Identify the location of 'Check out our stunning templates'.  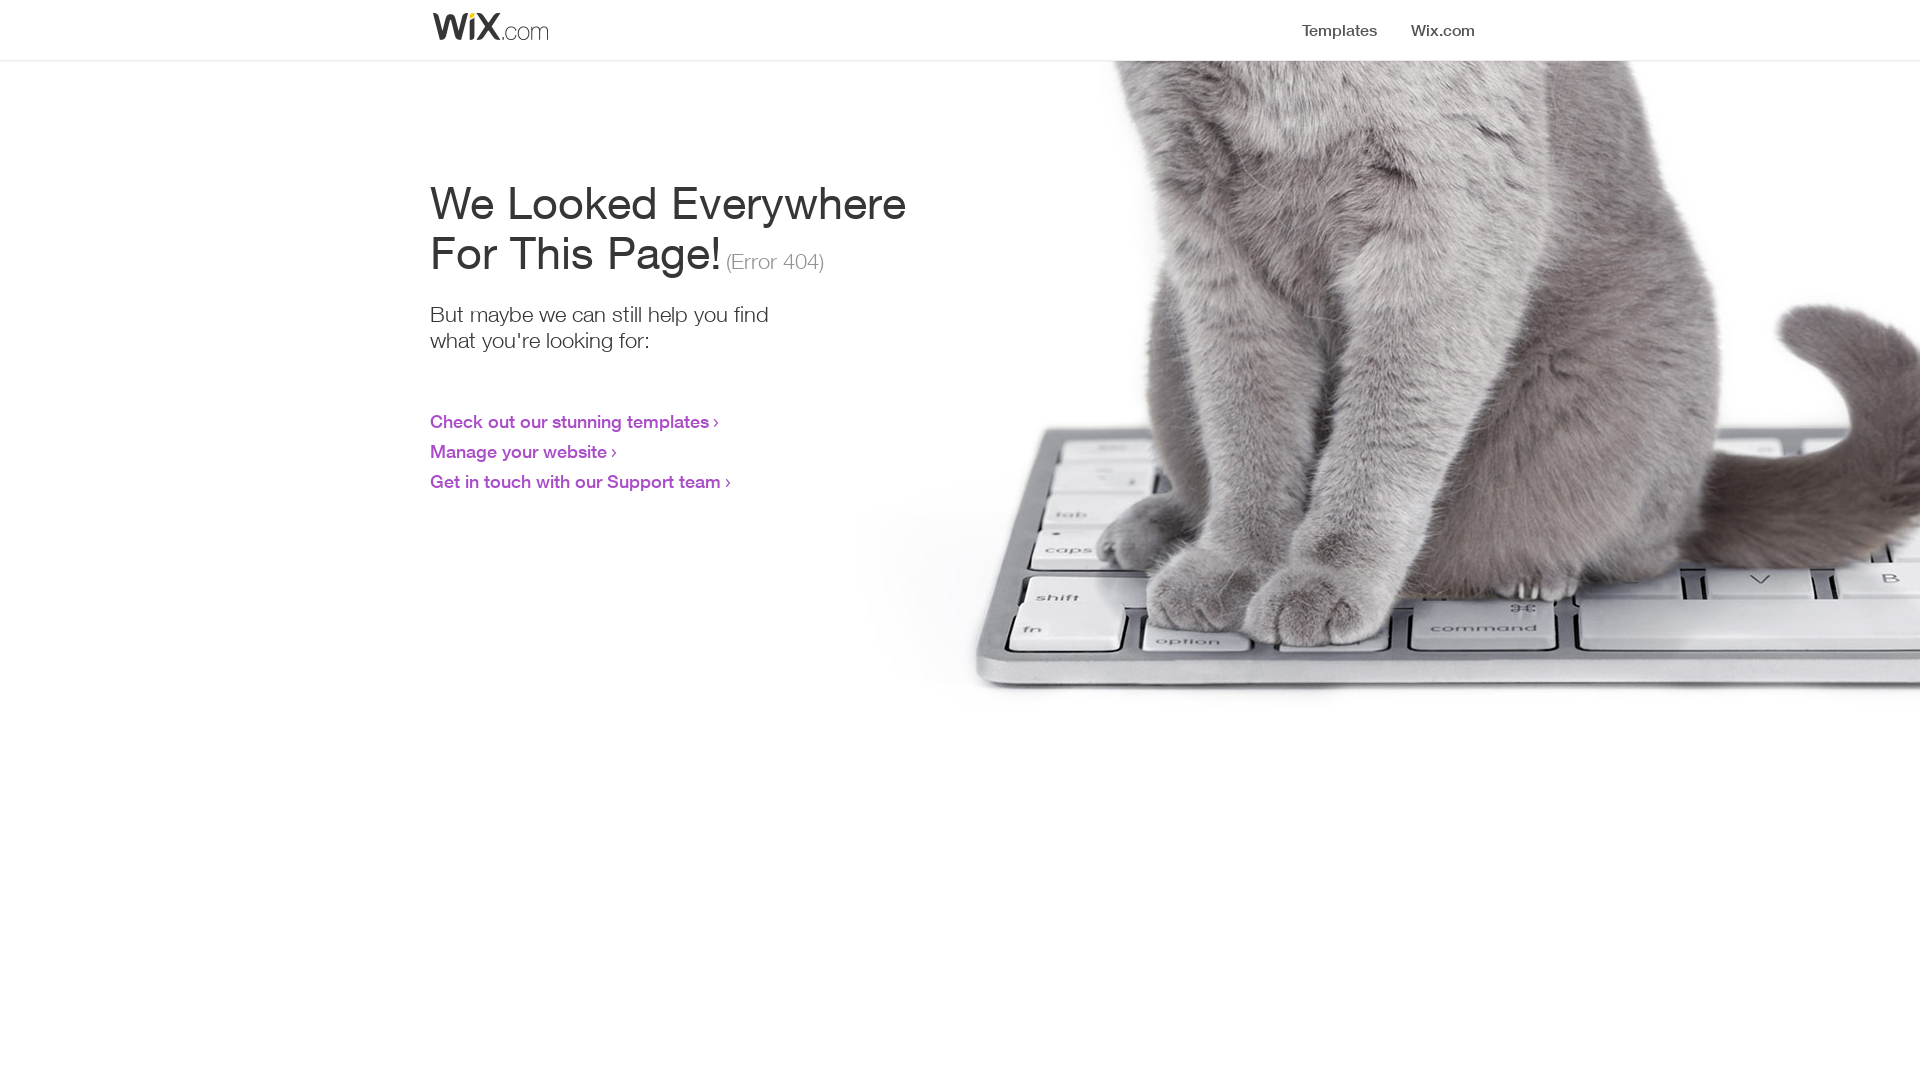
(568, 419).